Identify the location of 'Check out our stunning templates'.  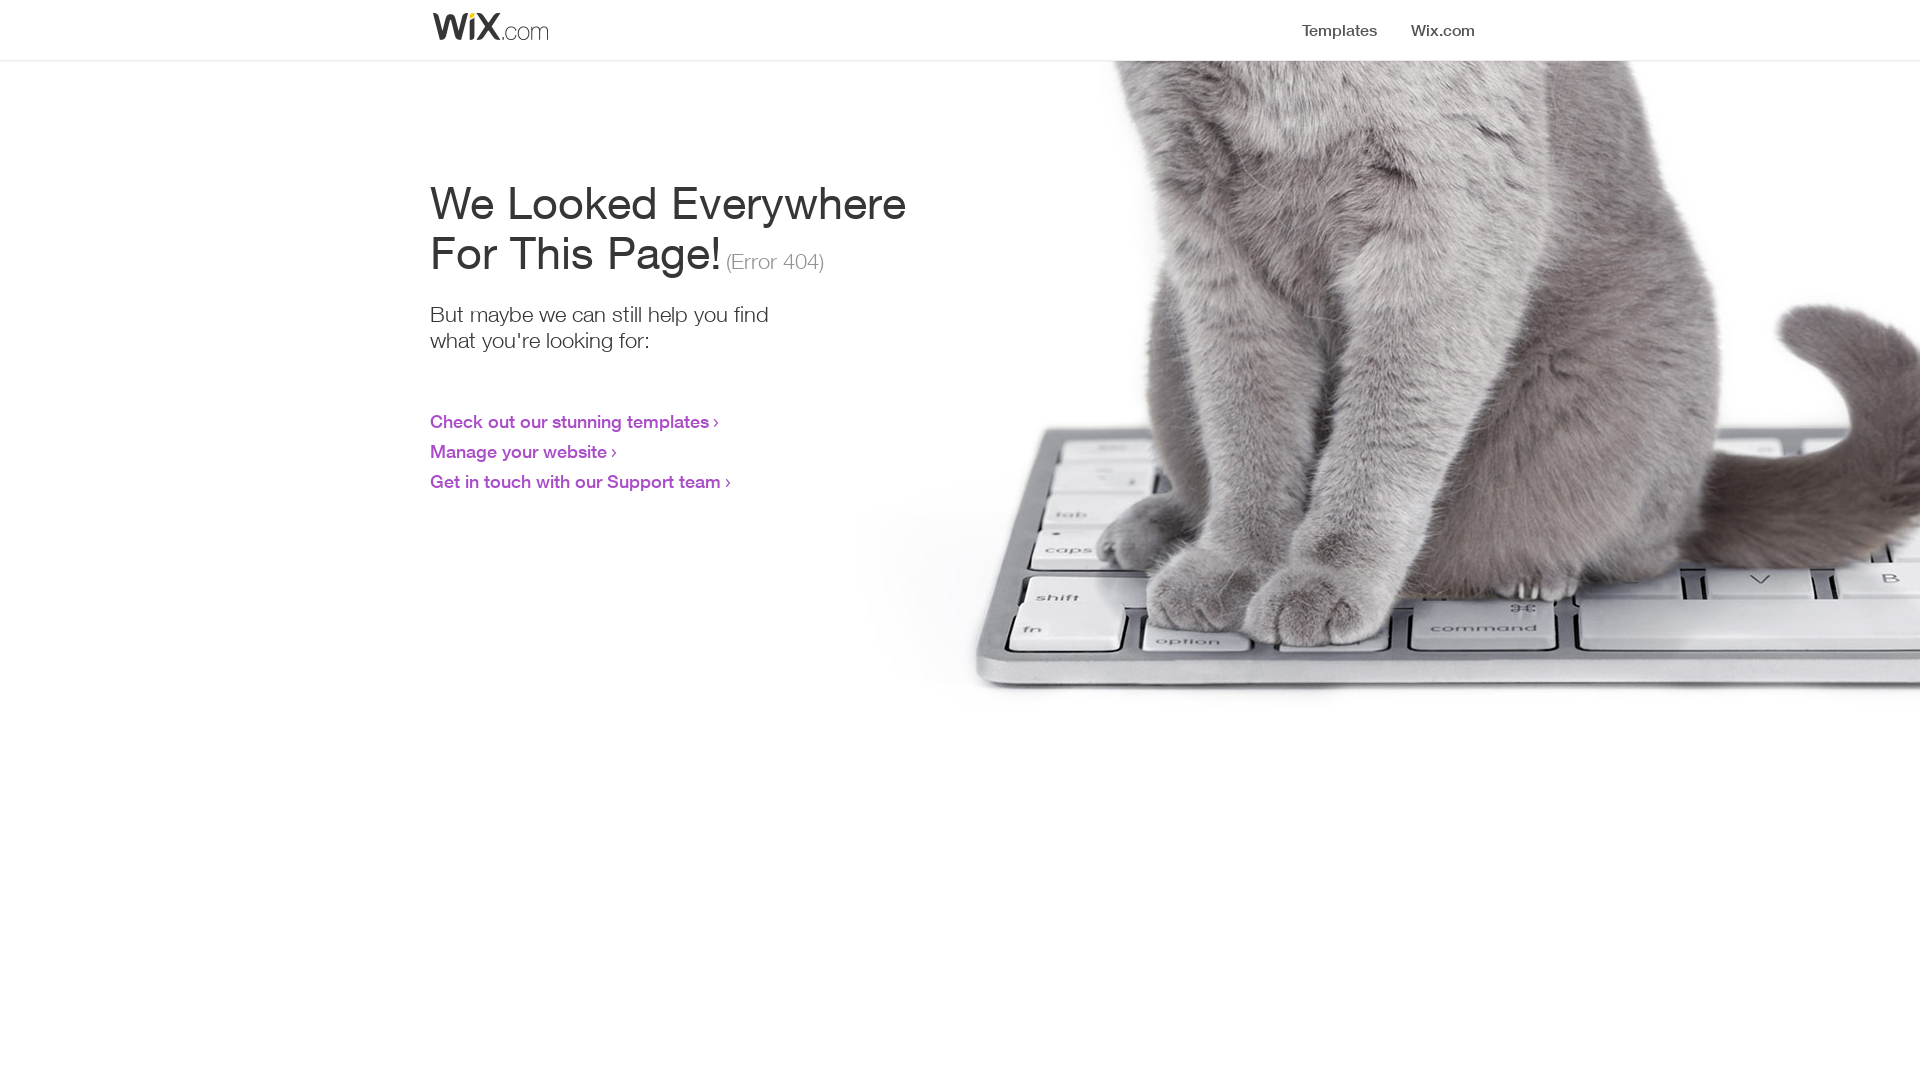
(568, 419).